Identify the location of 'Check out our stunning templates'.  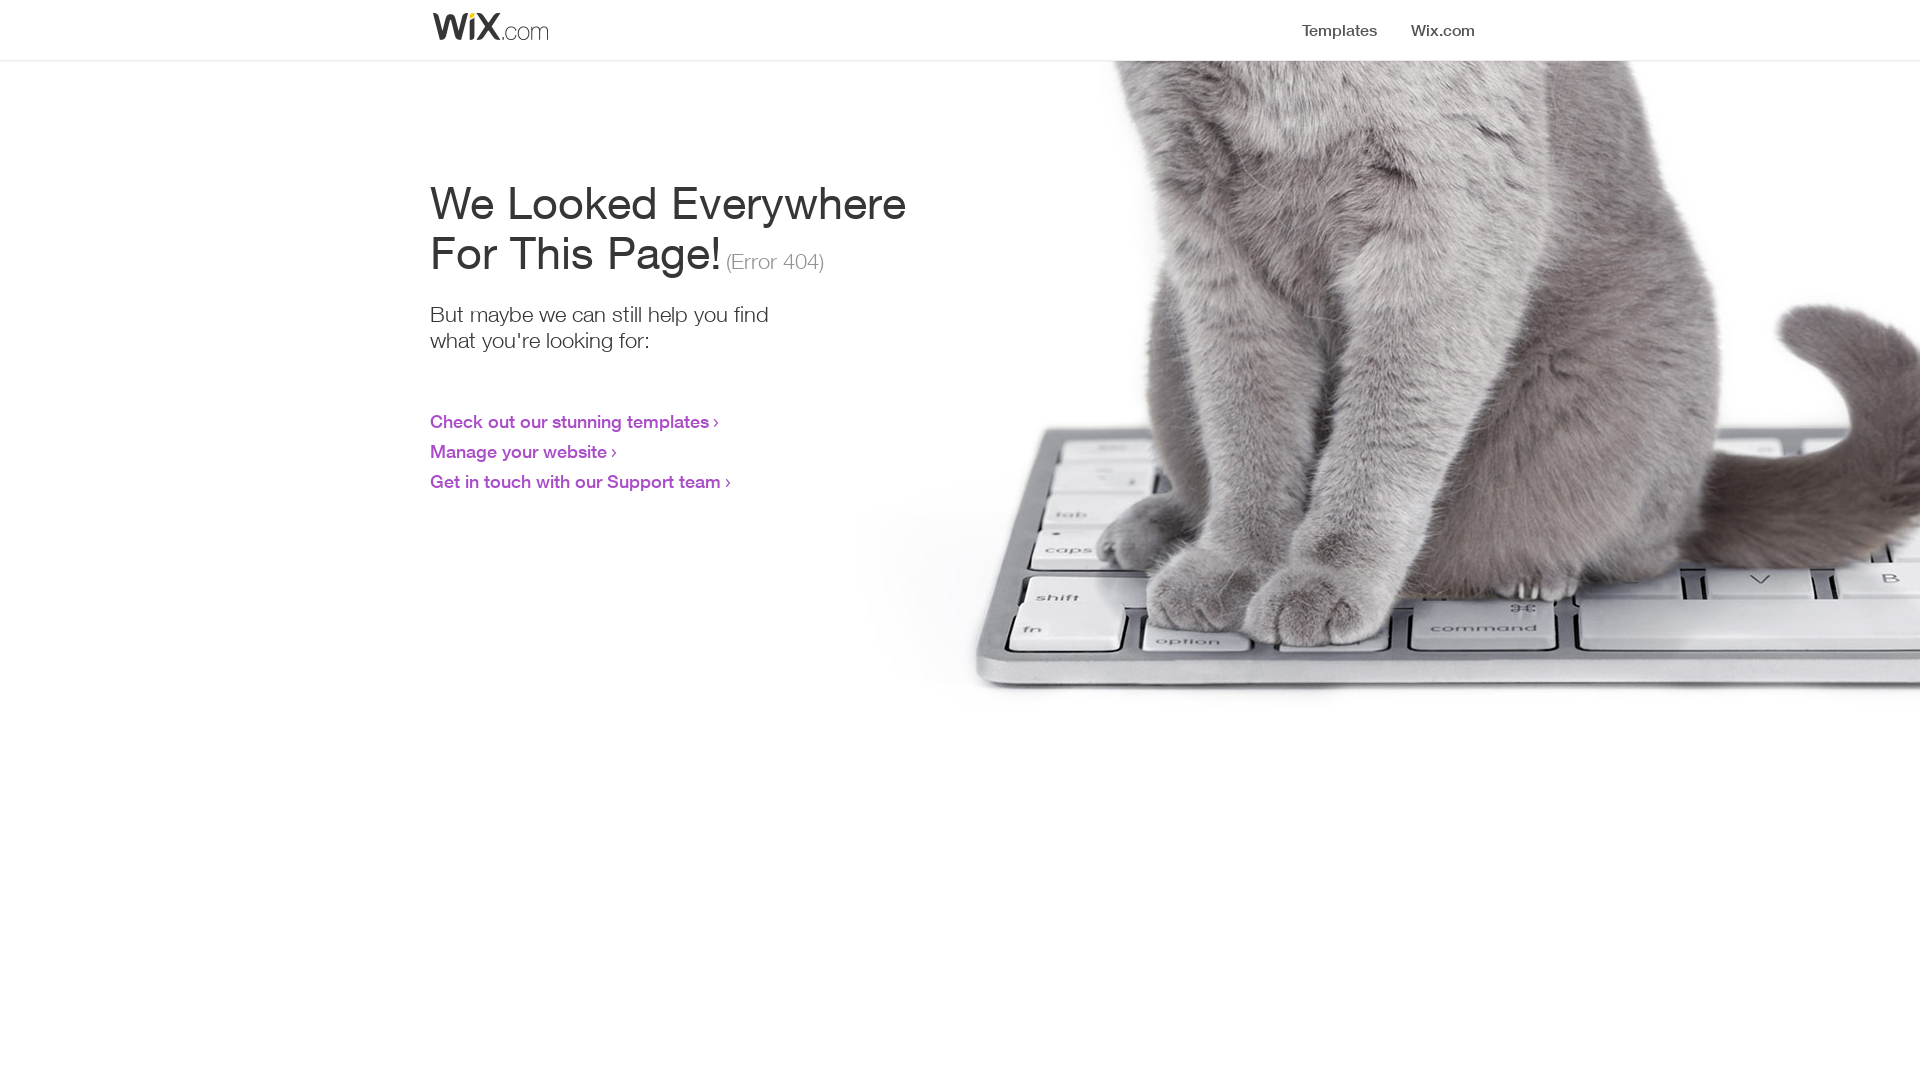
(568, 419).